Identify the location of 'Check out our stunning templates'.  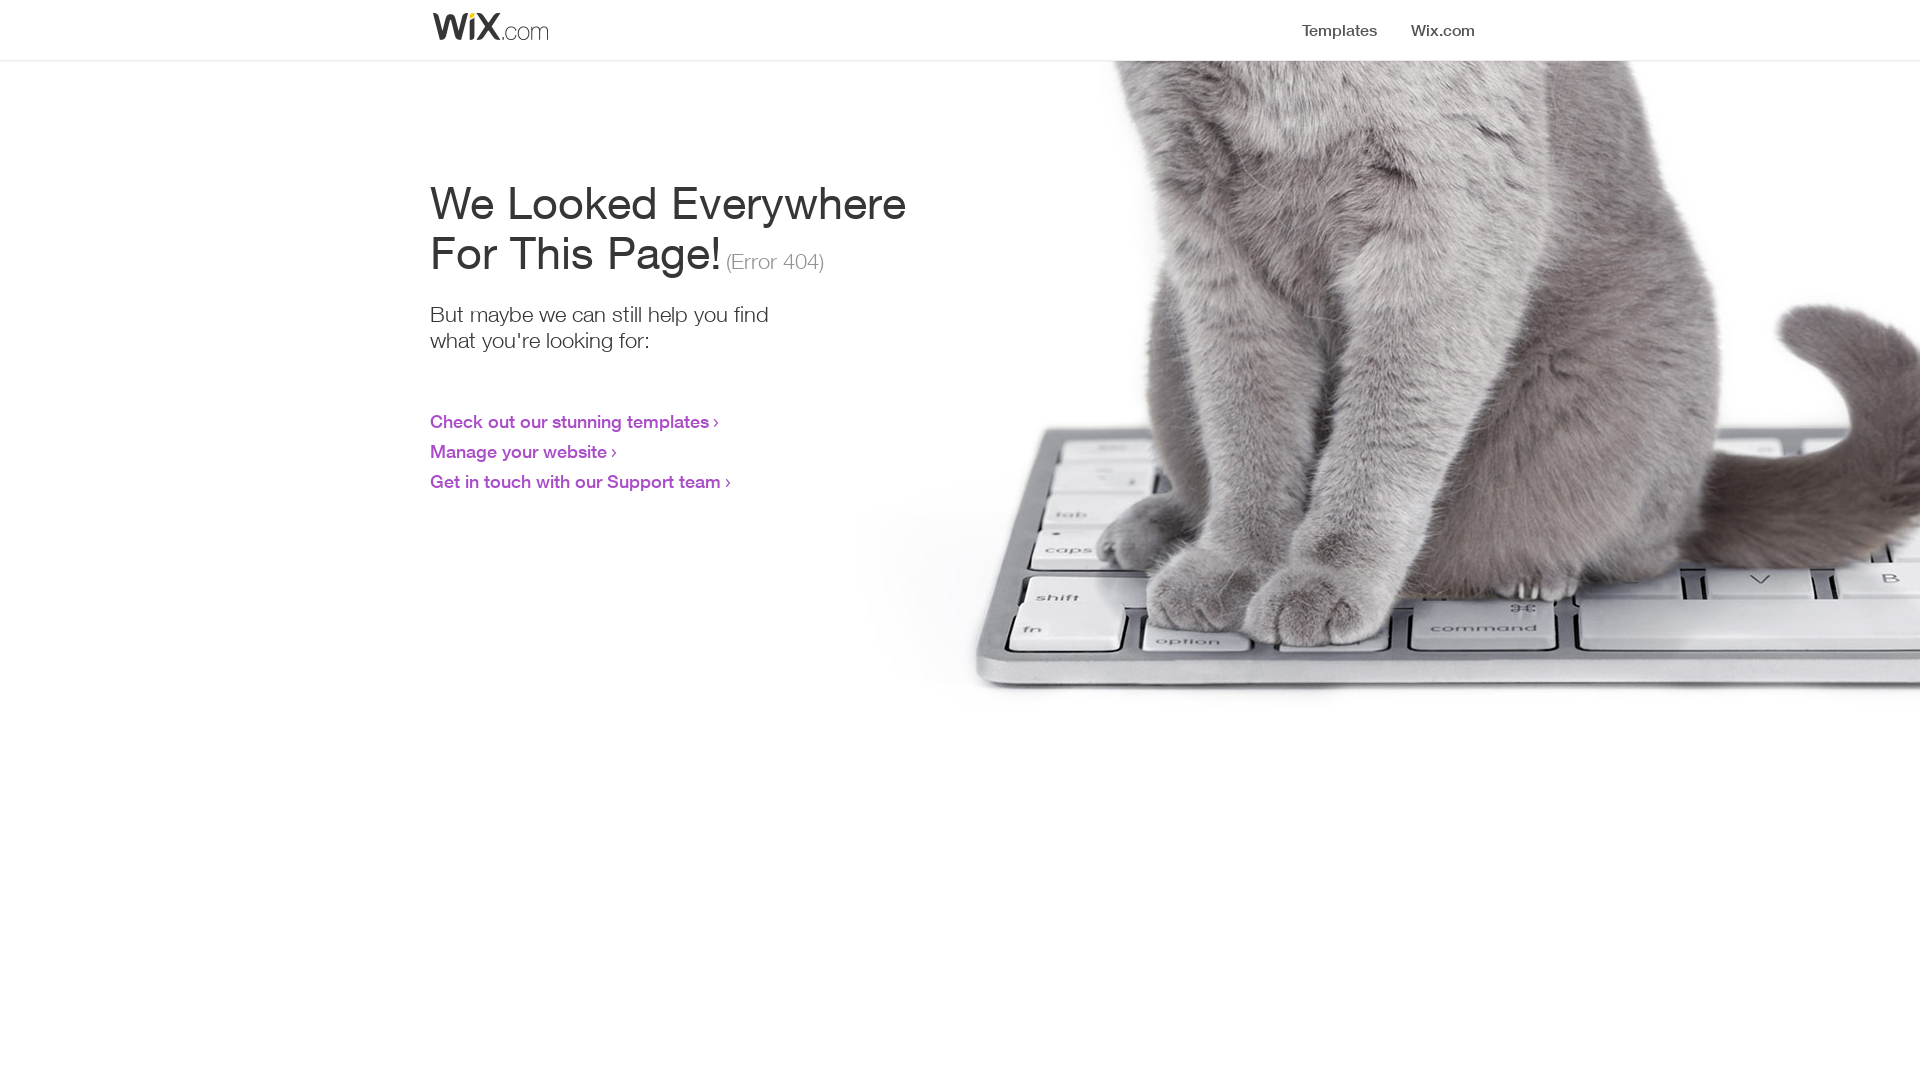
(568, 419).